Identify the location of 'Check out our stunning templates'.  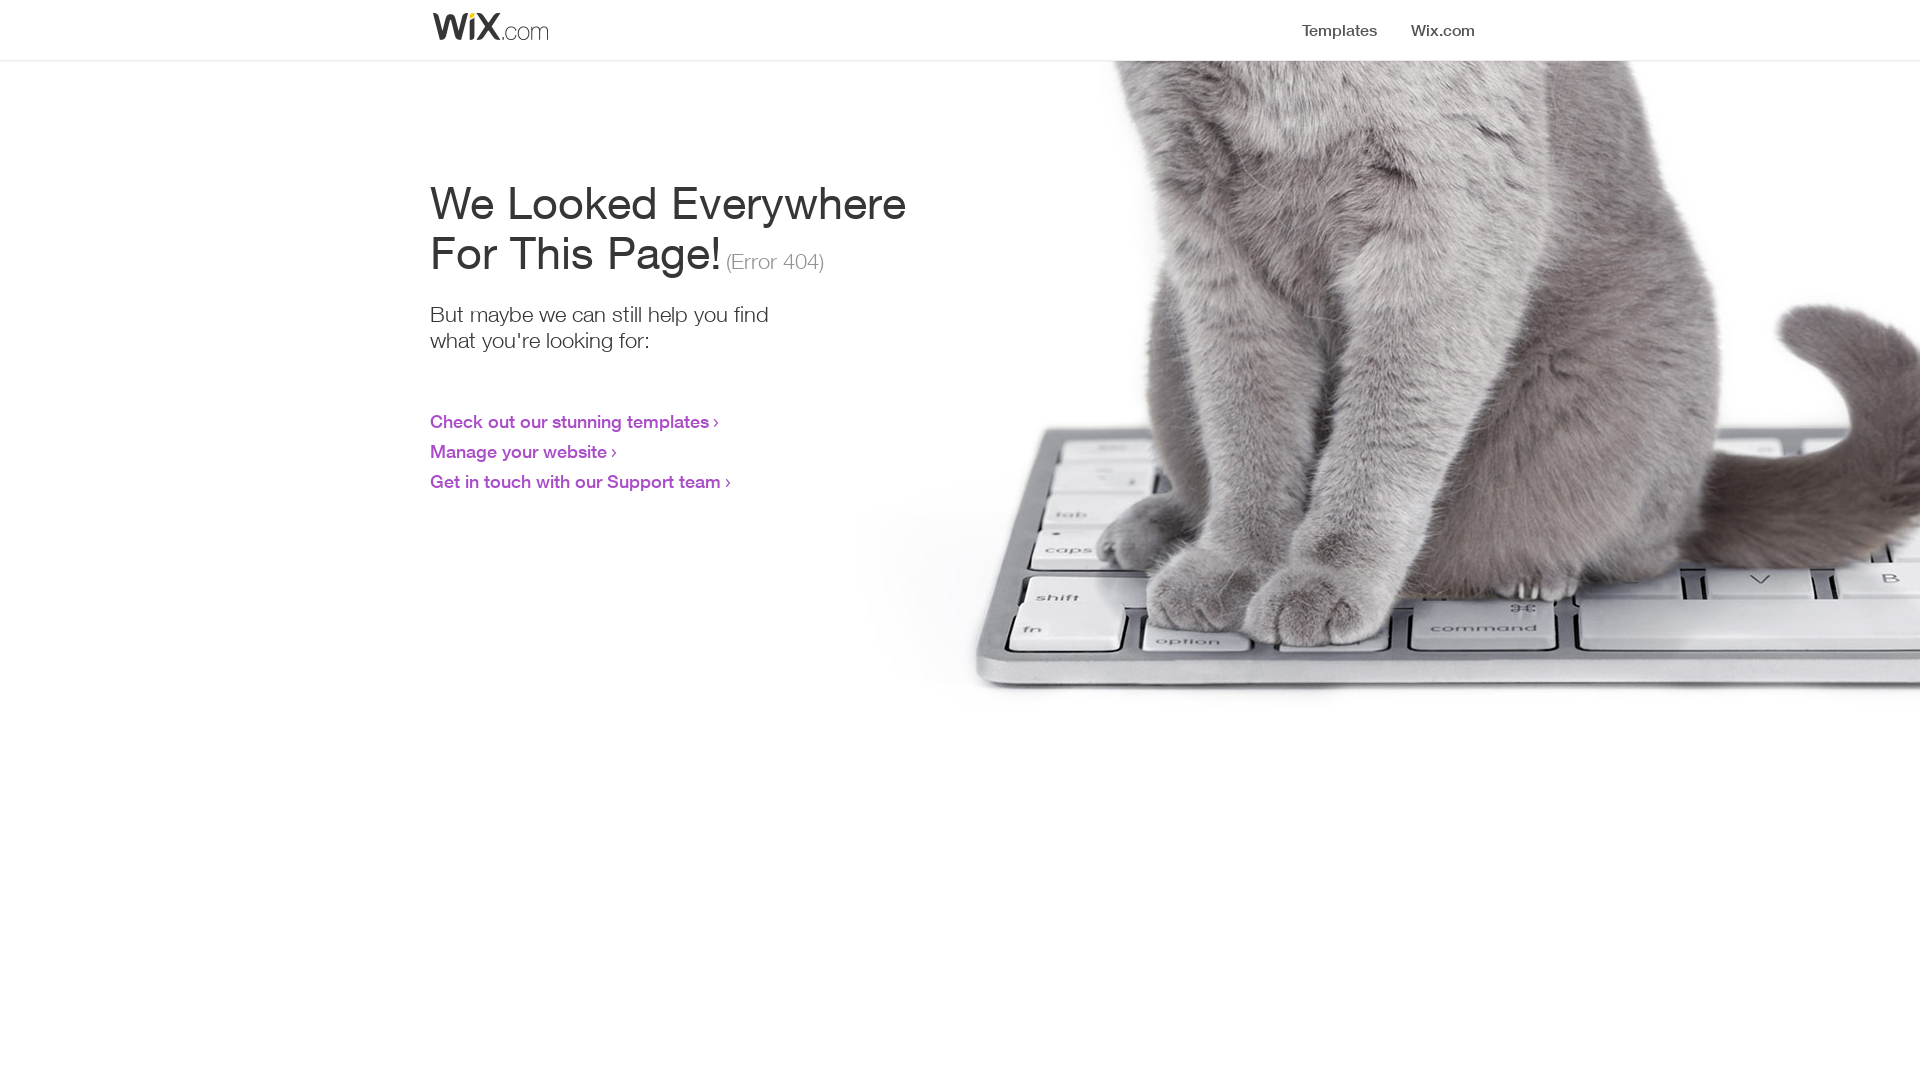
(568, 419).